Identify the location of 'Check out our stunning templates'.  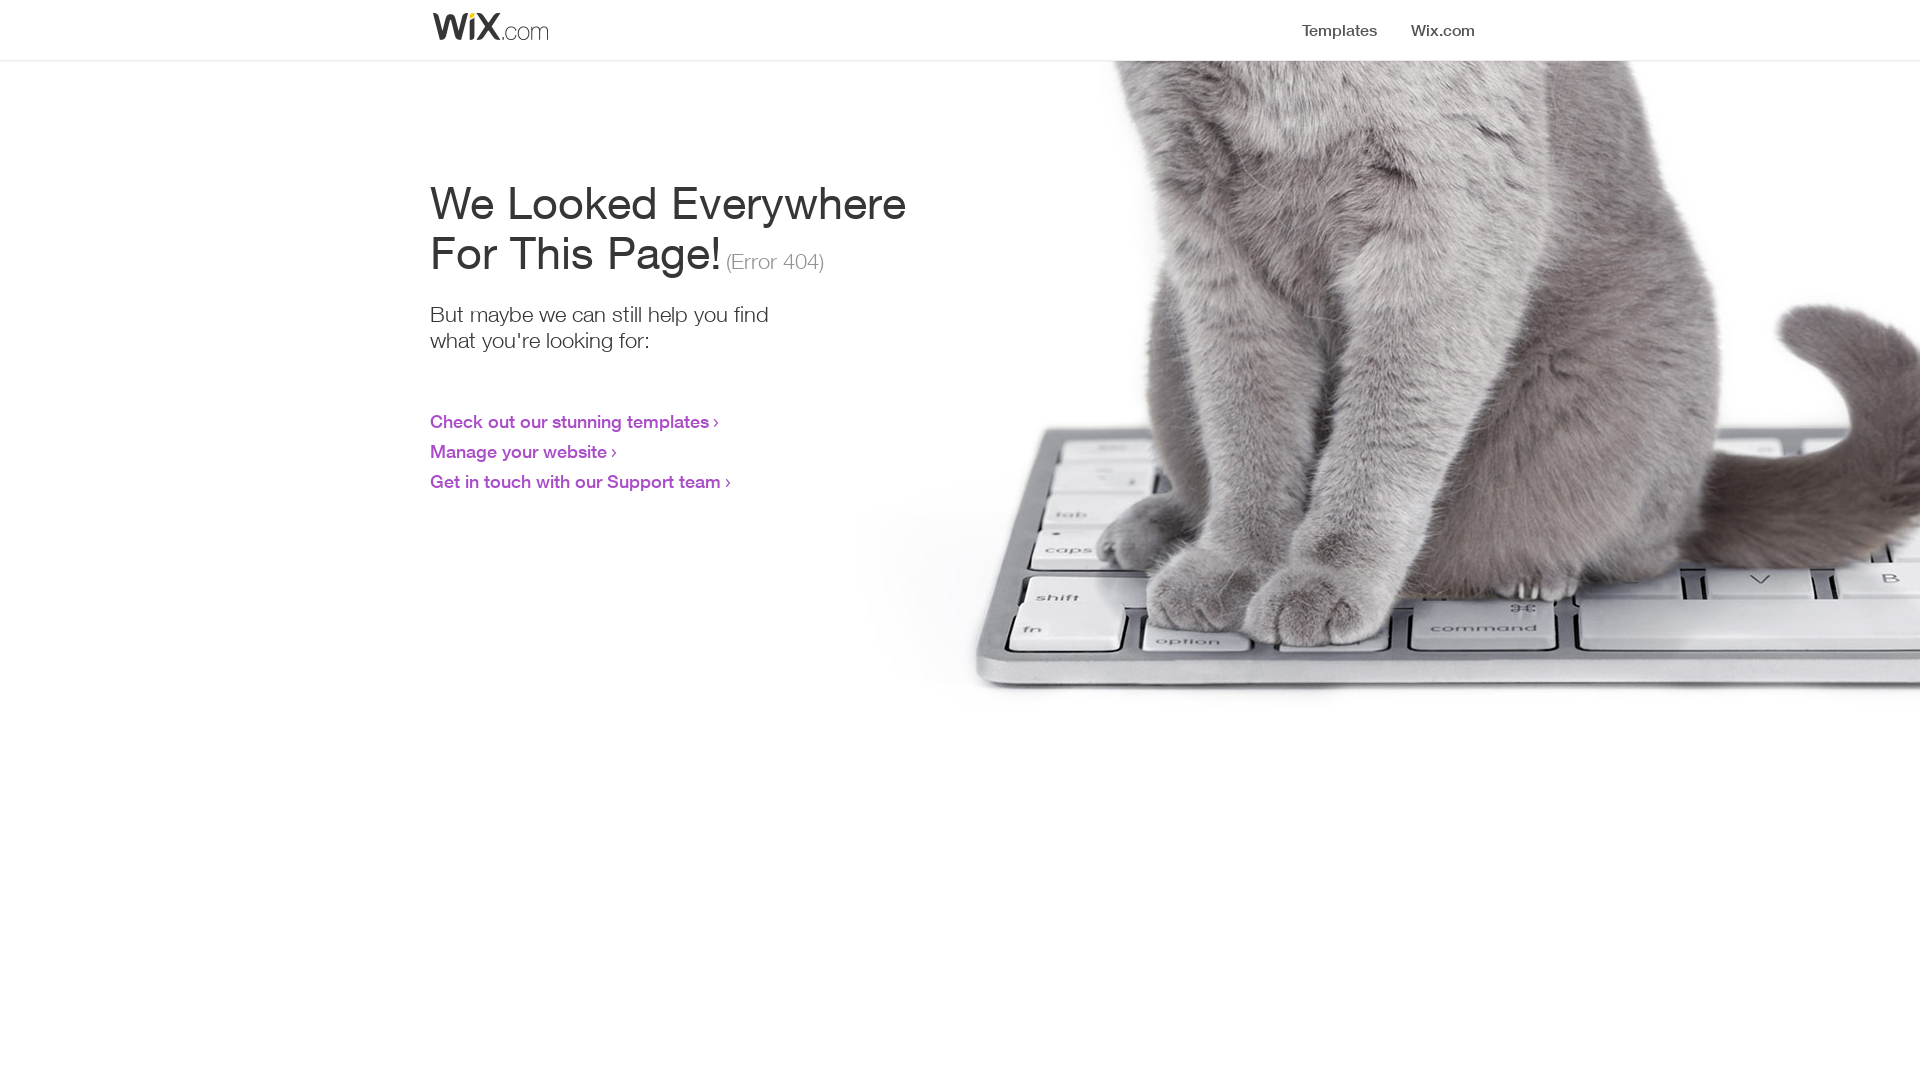
(568, 419).